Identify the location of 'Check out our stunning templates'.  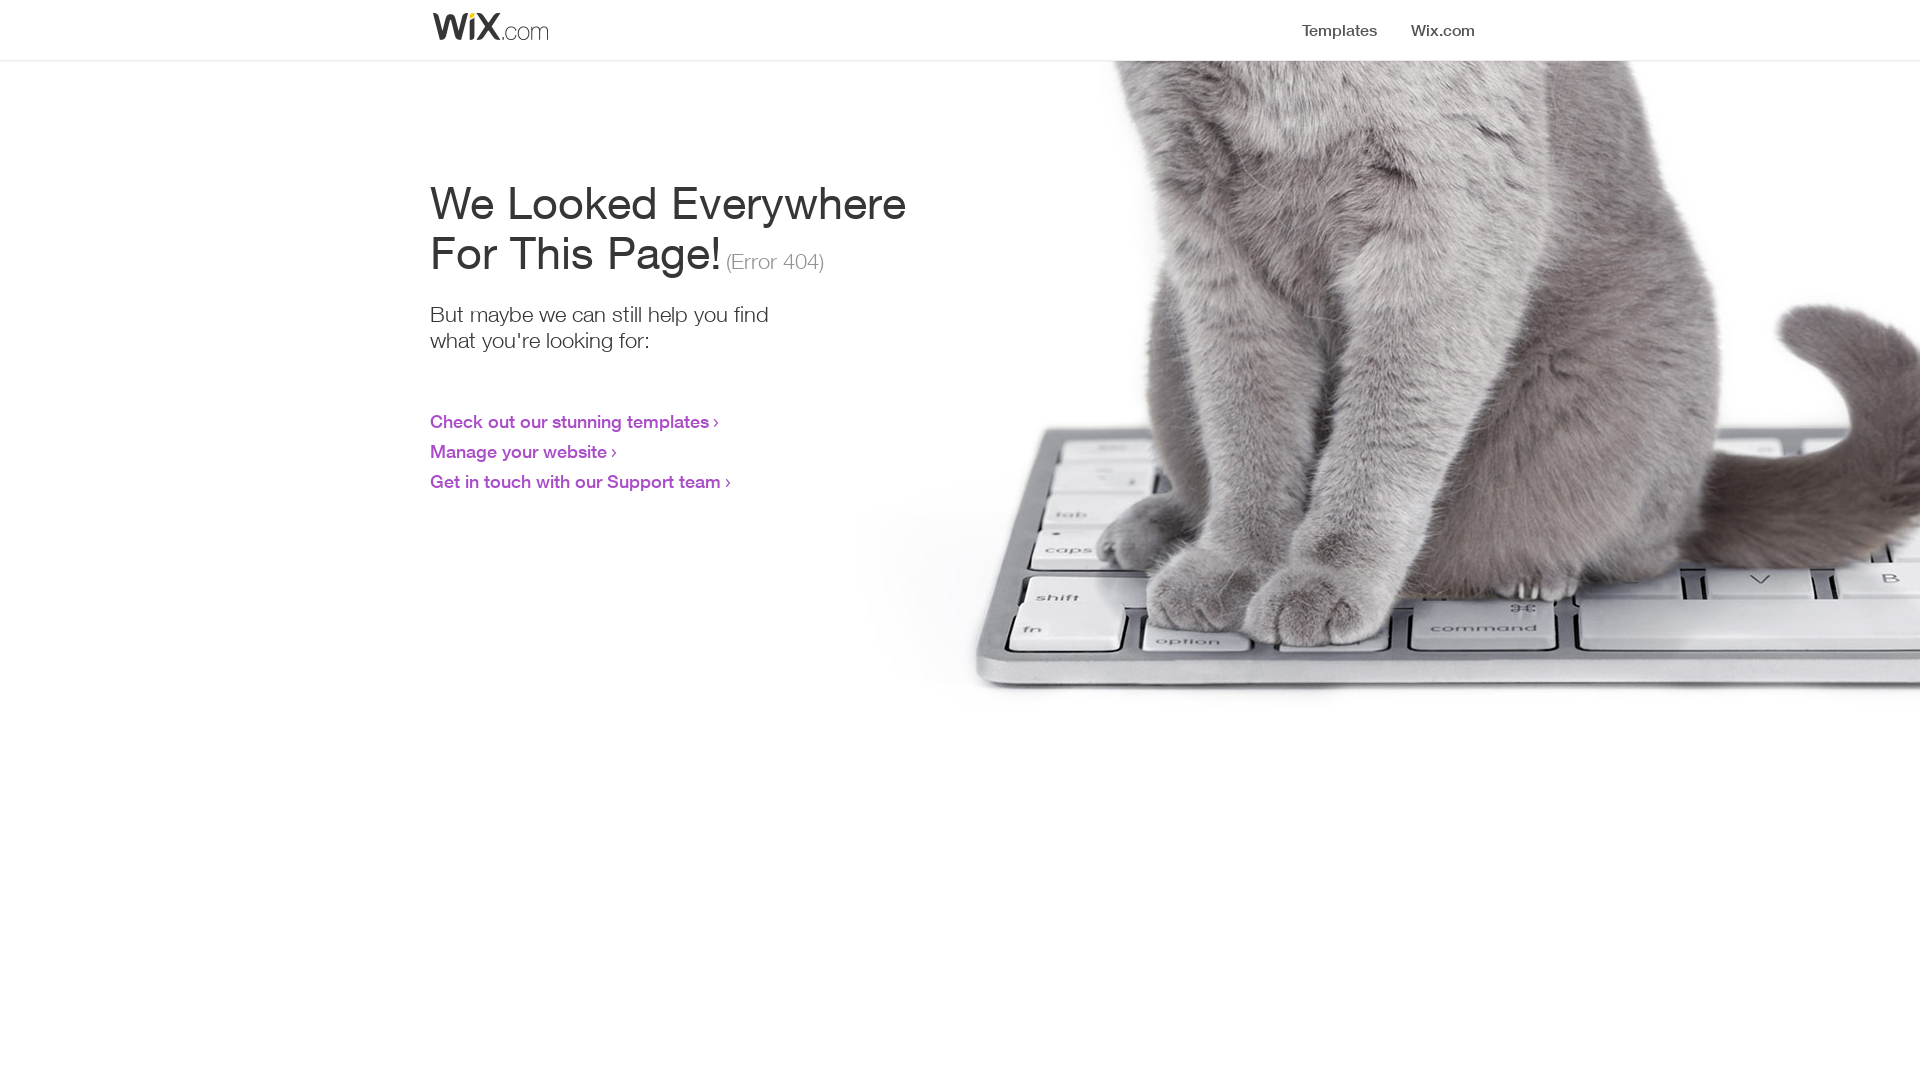
(568, 419).